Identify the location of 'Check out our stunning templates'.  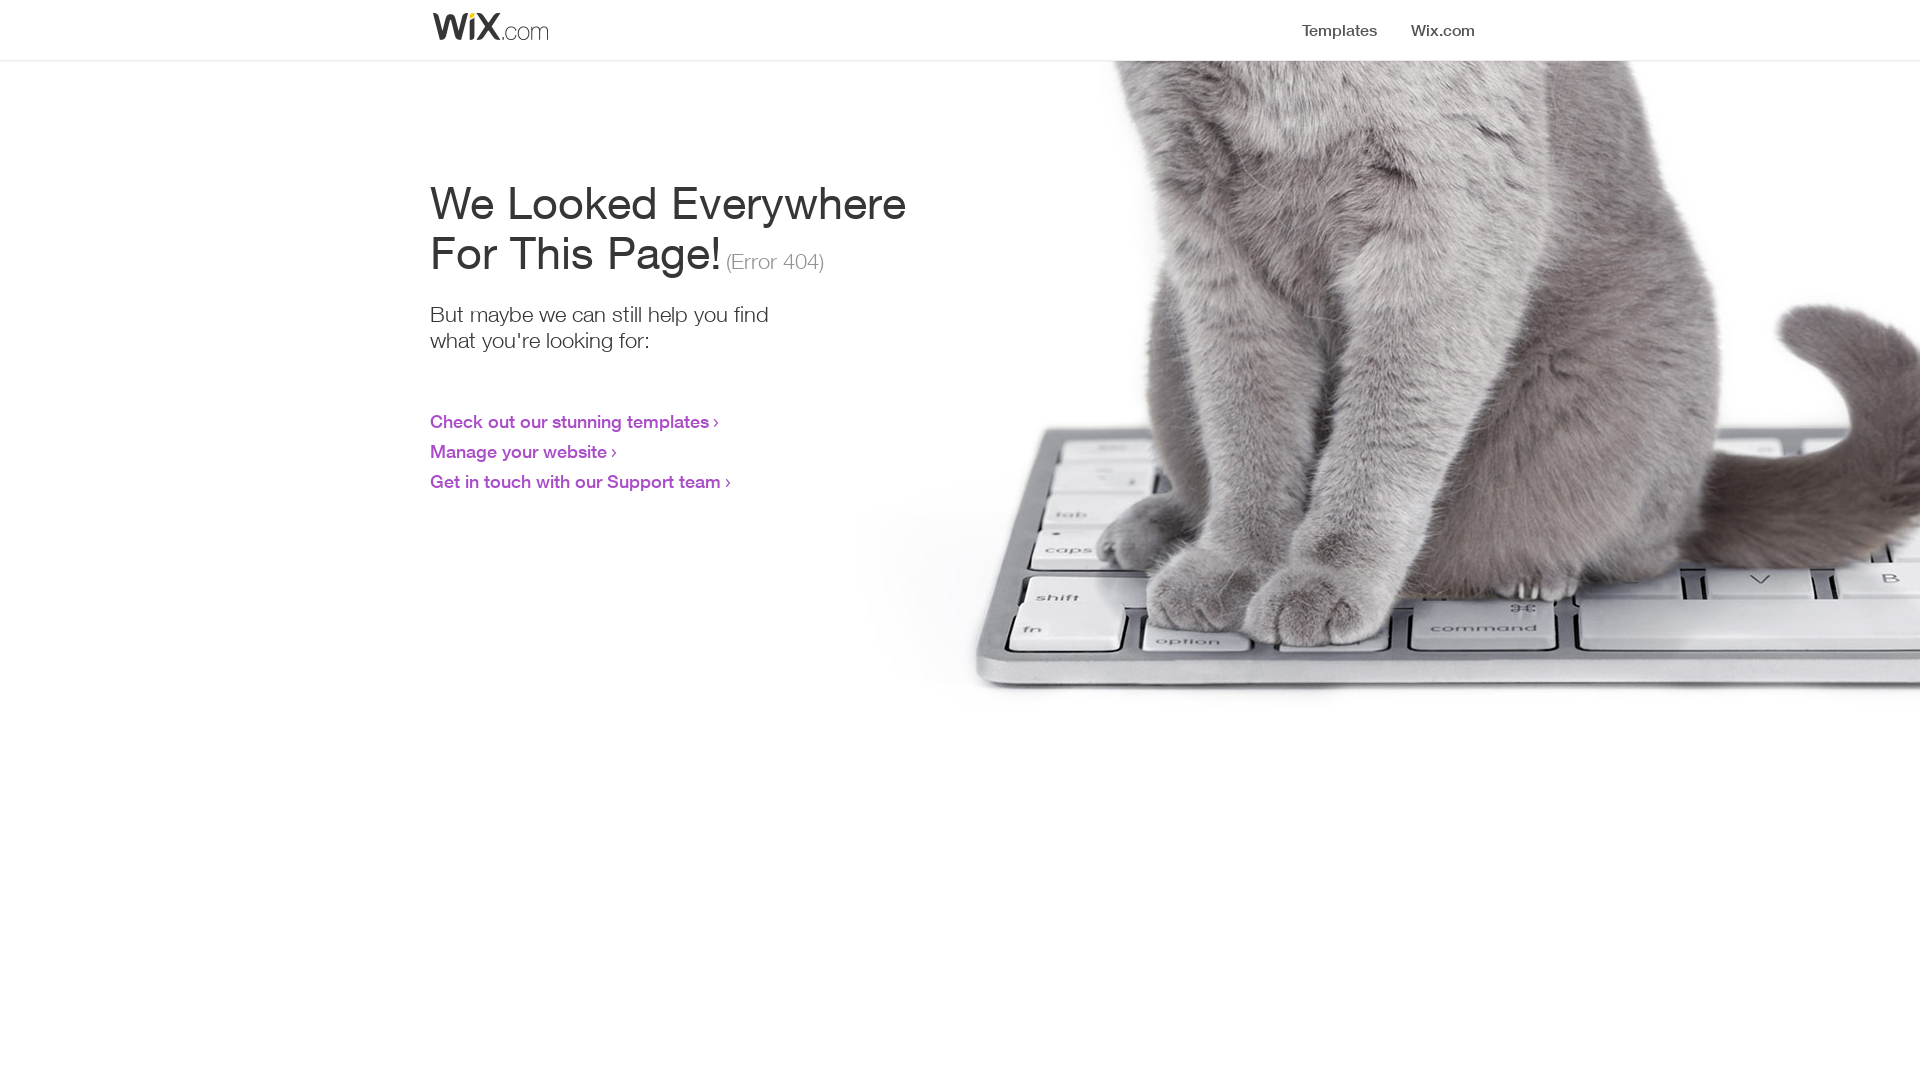
(568, 419).